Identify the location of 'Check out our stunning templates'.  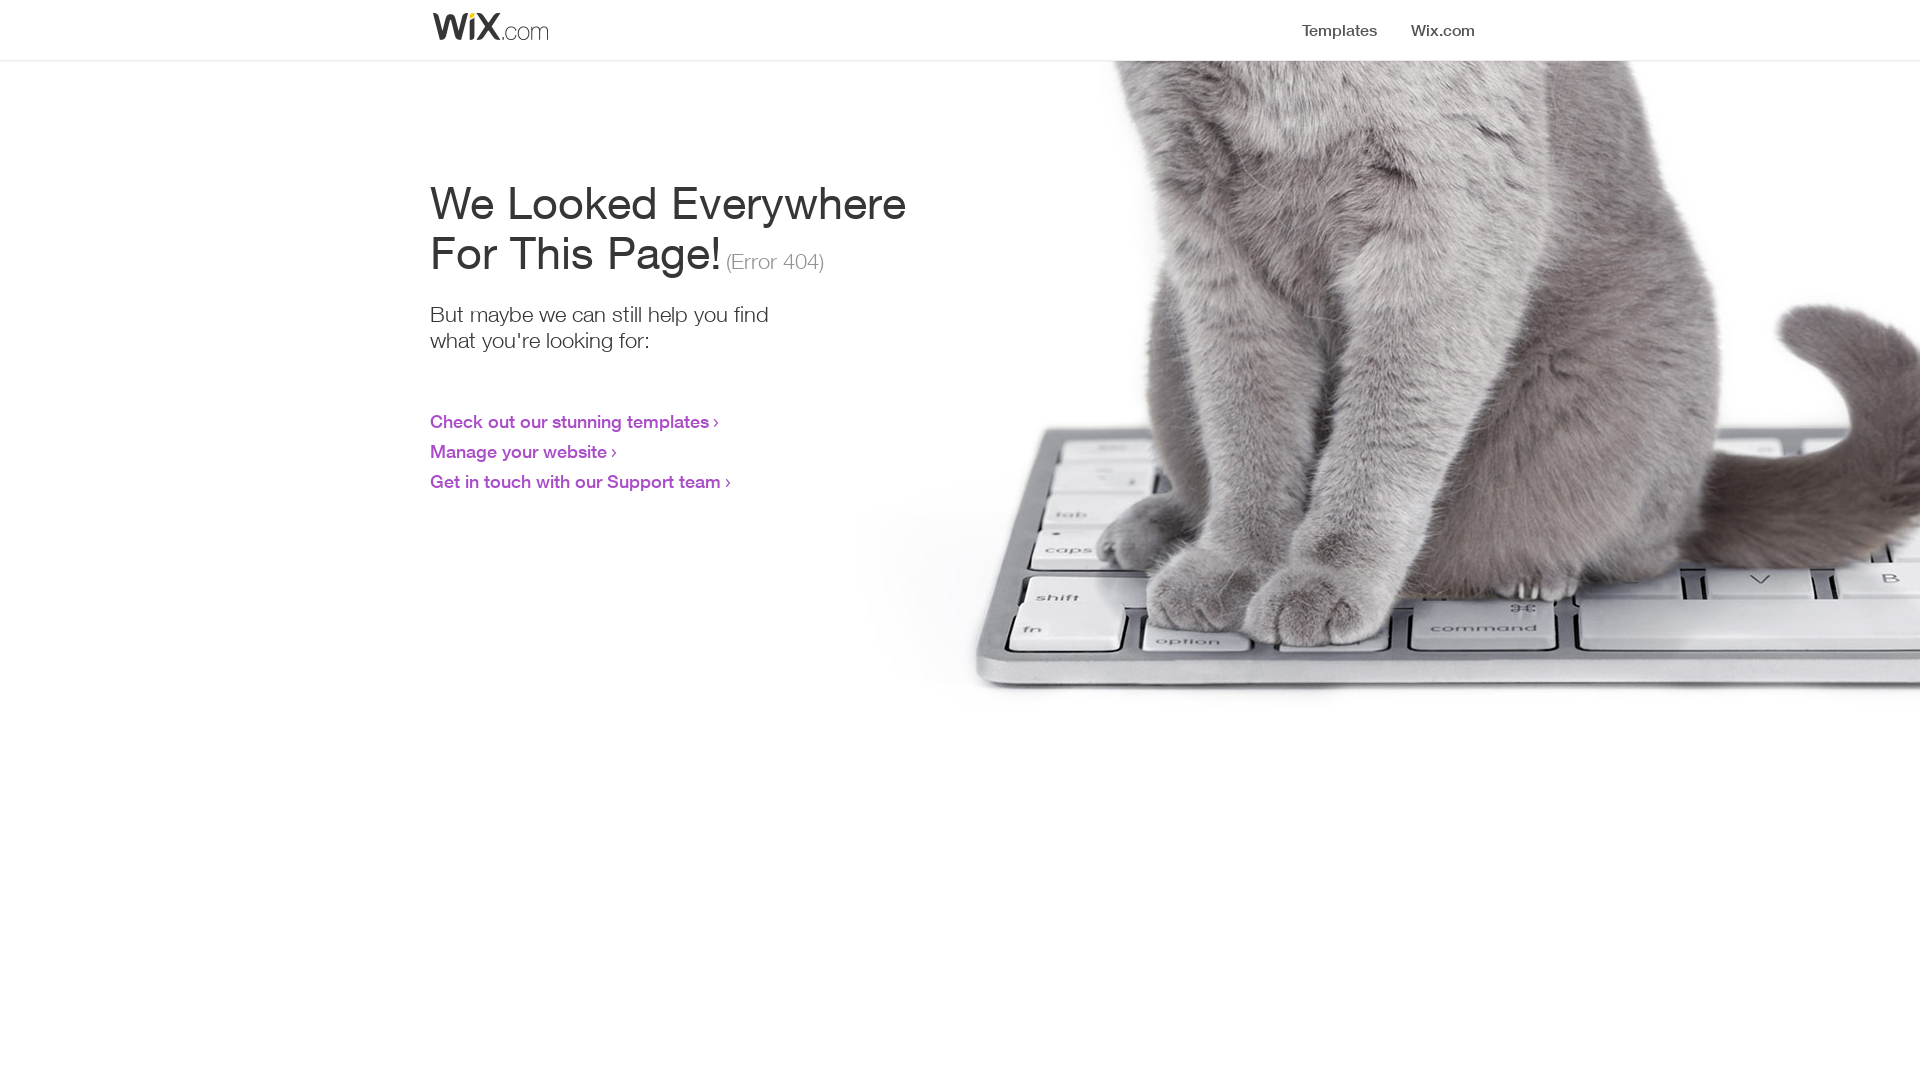
(568, 419).